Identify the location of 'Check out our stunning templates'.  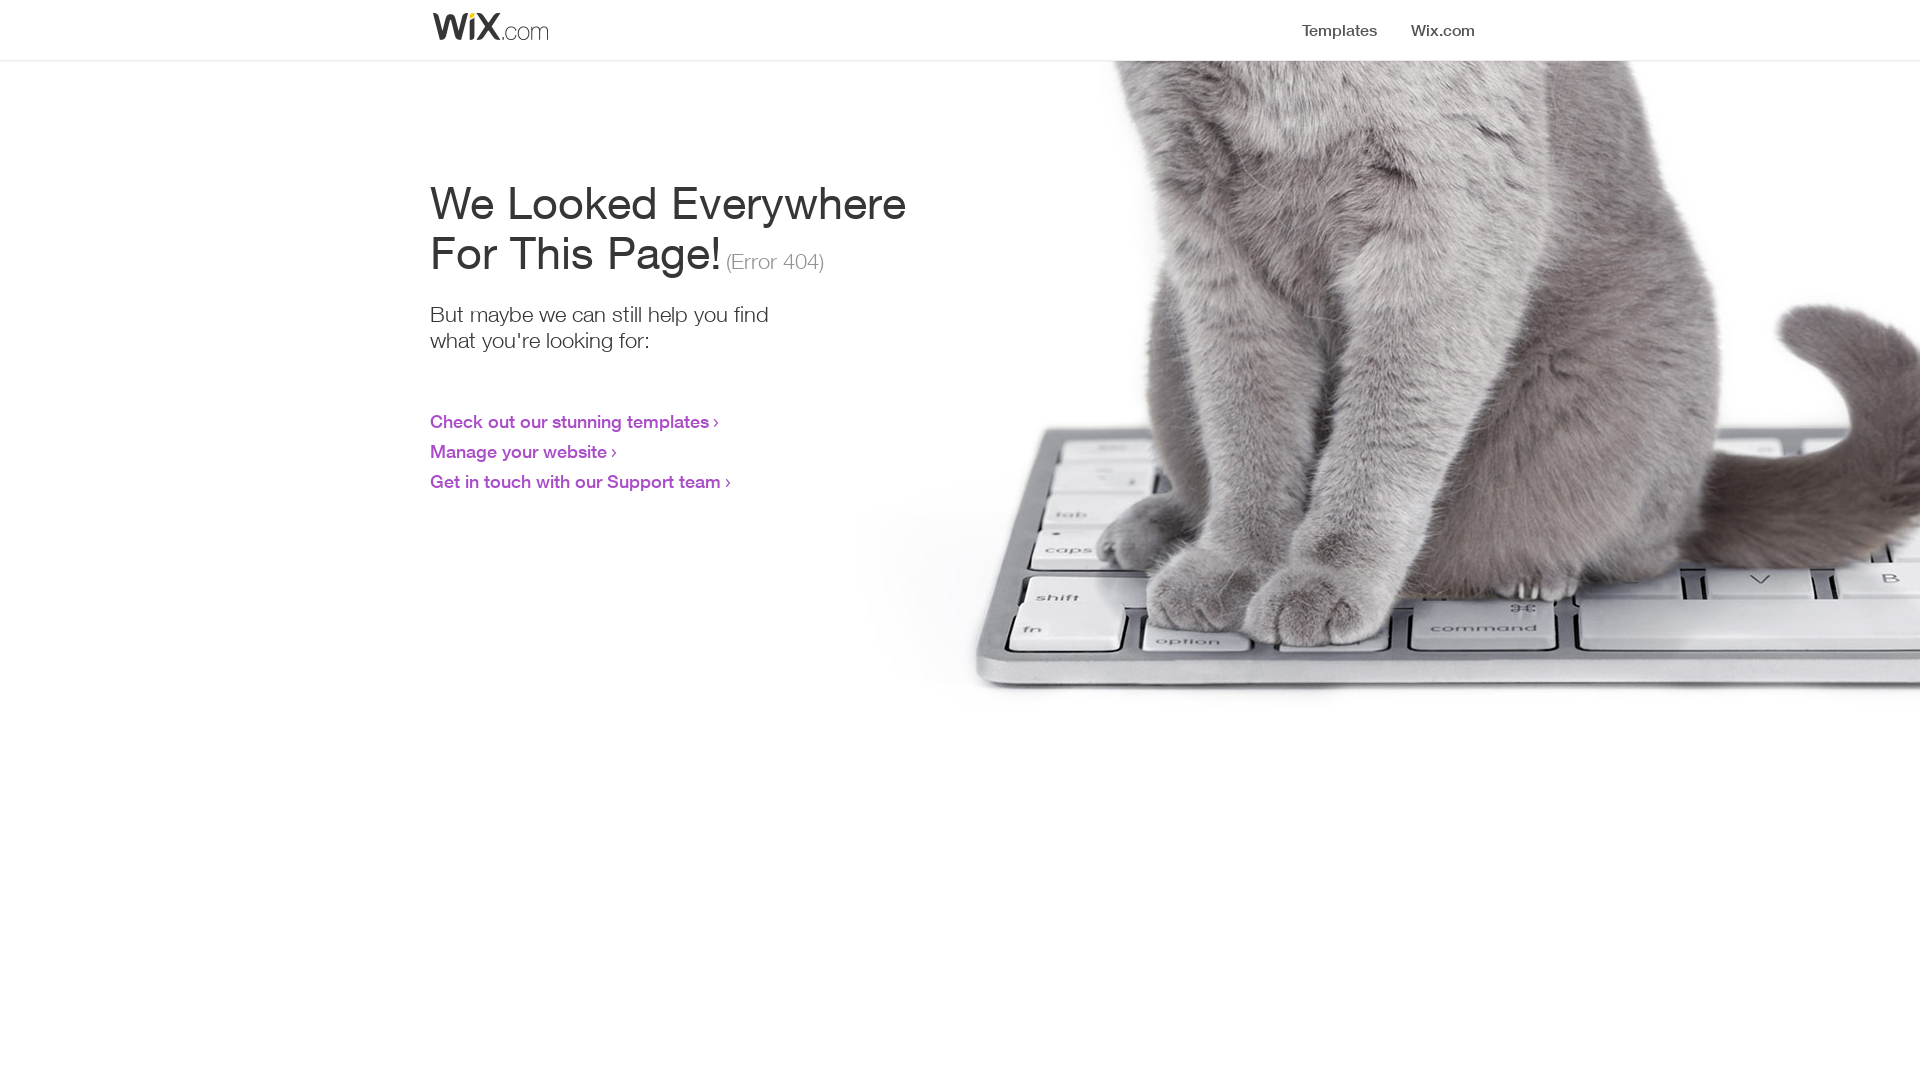
(568, 419).